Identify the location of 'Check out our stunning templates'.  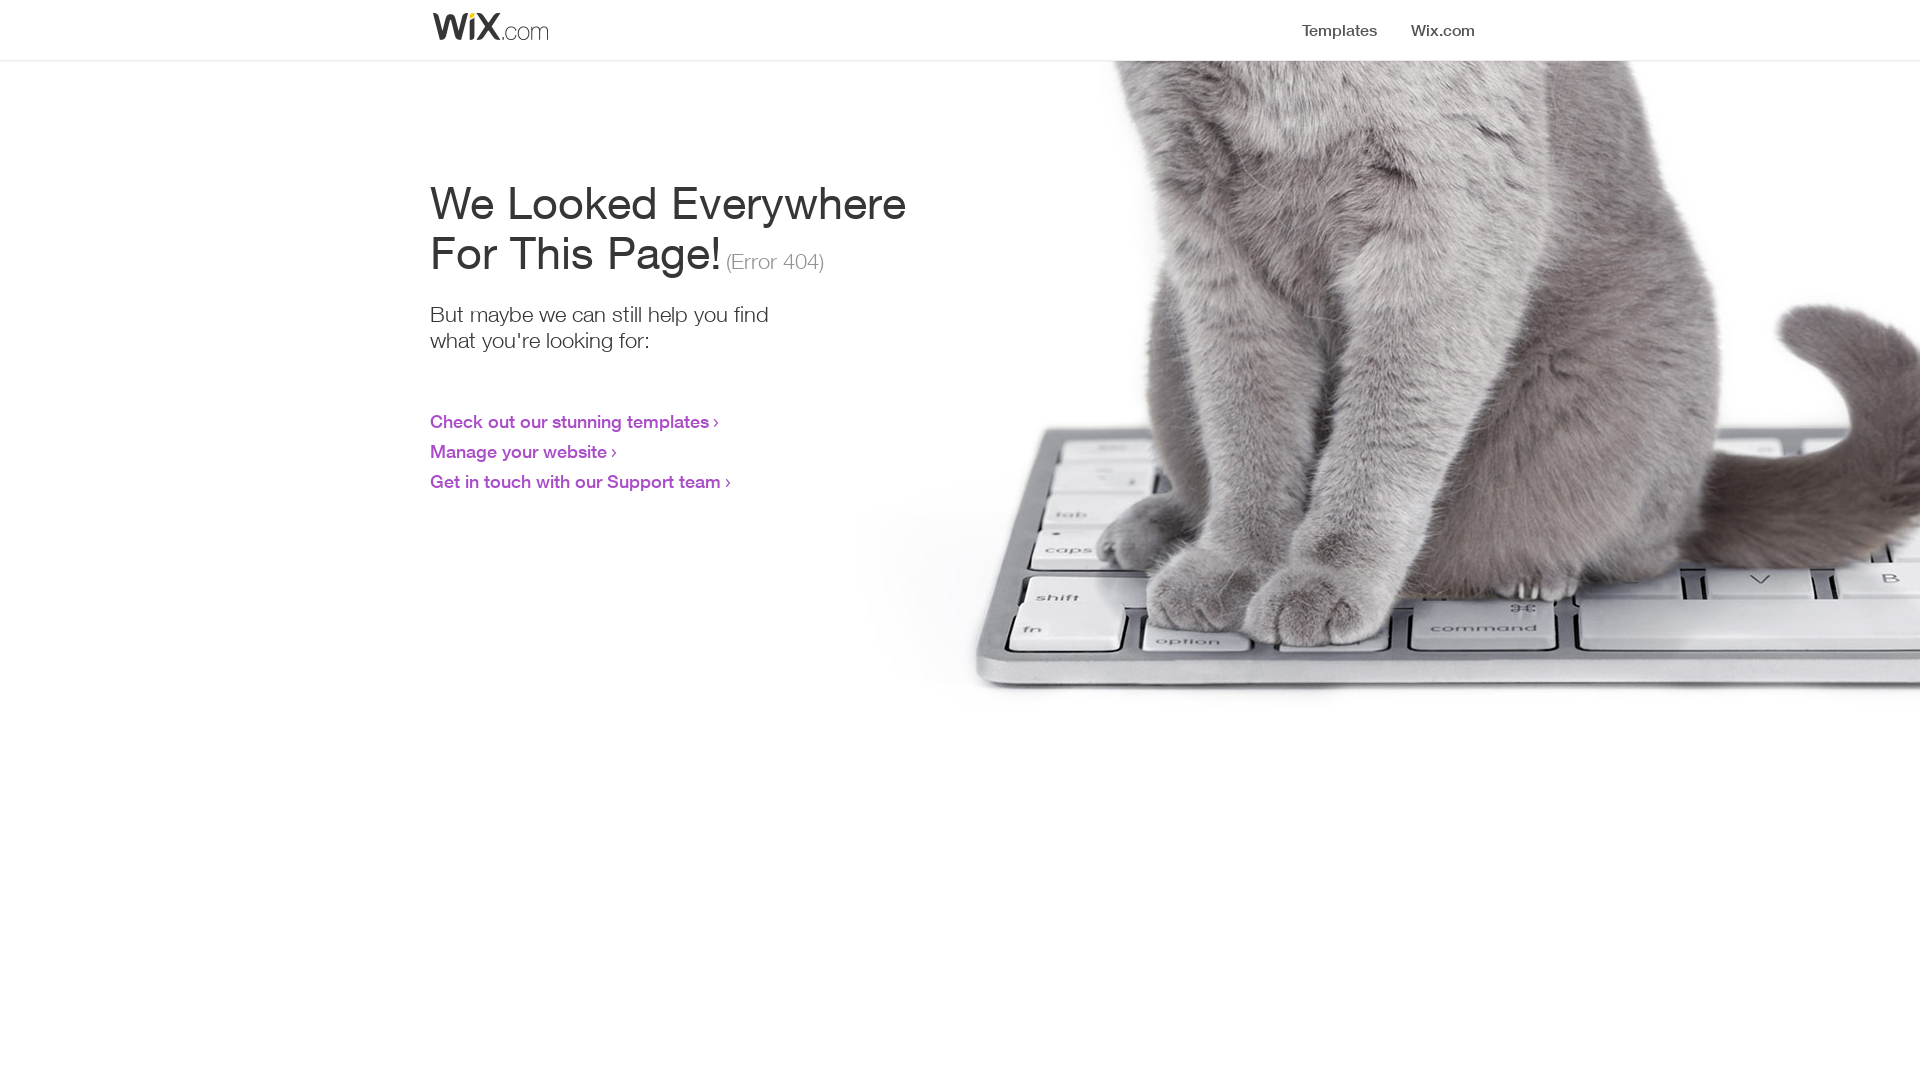
(568, 419).